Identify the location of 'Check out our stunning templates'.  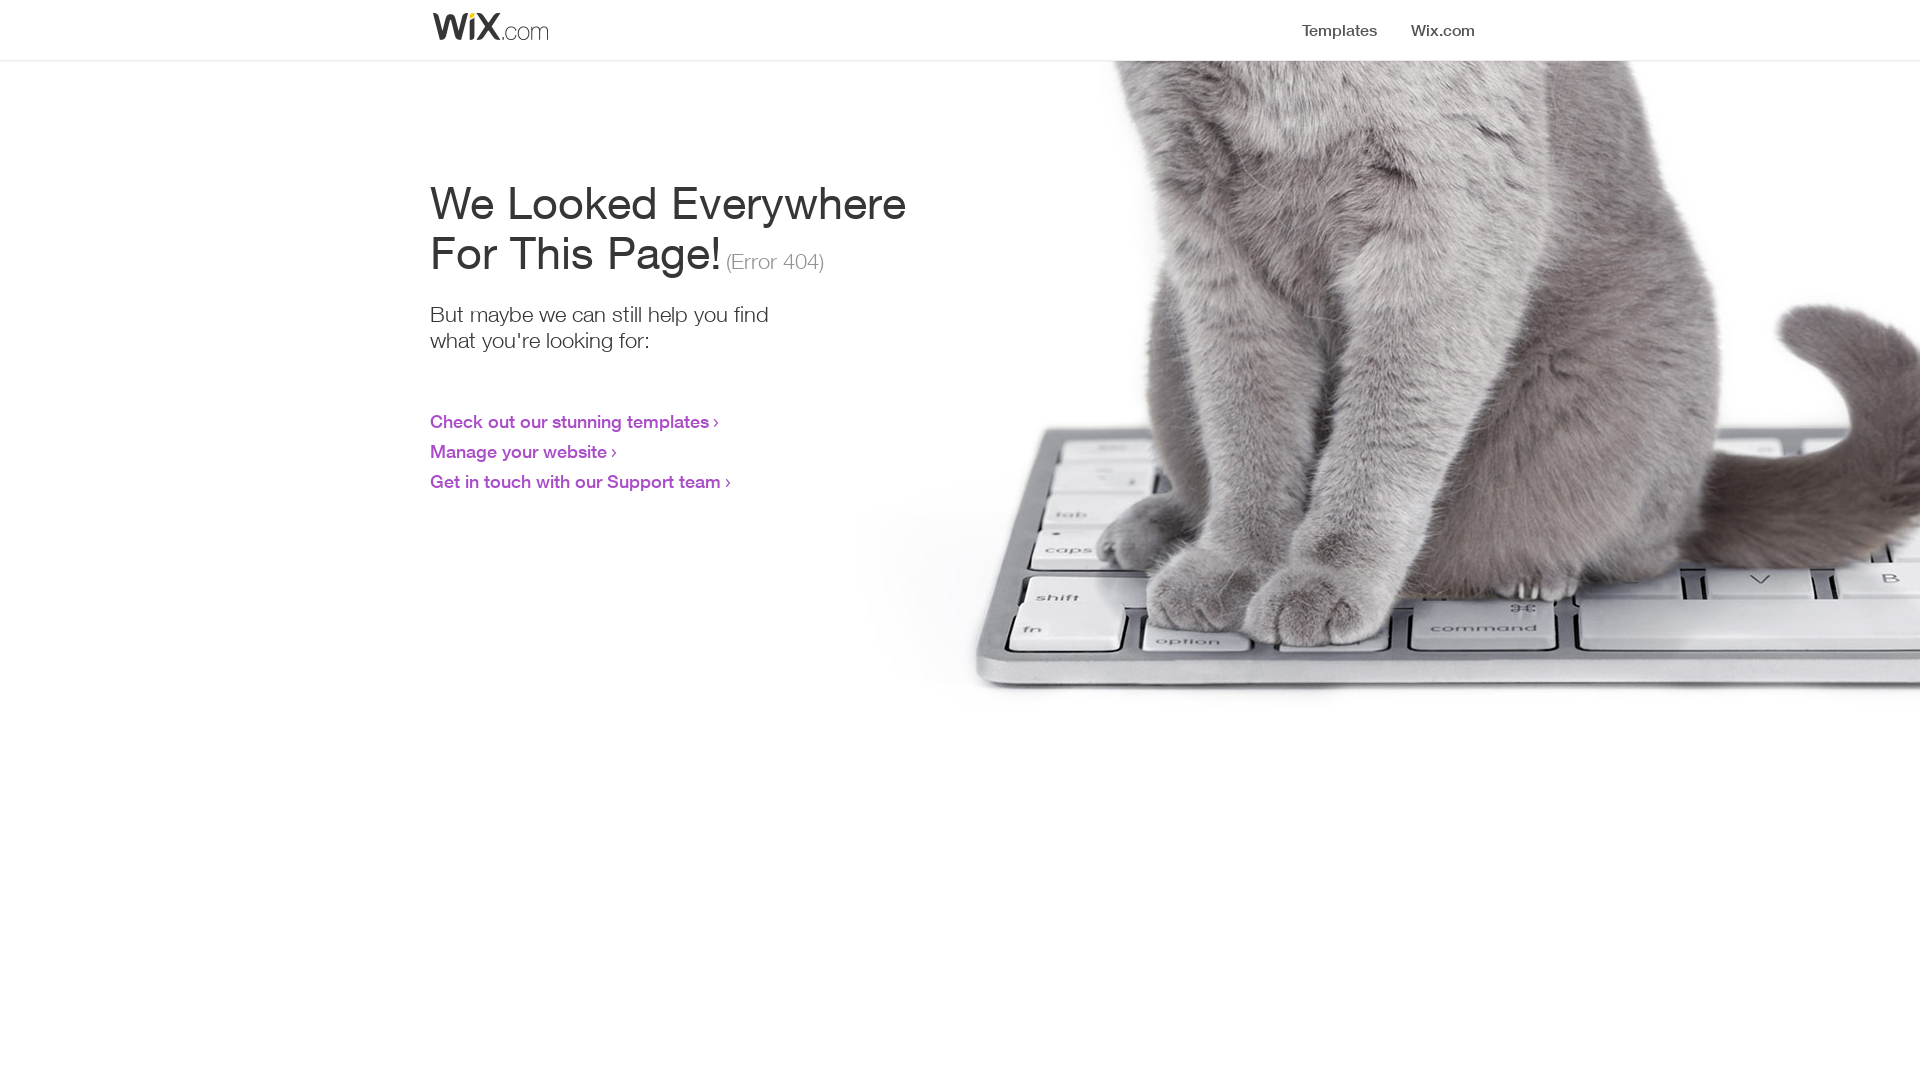
(568, 419).